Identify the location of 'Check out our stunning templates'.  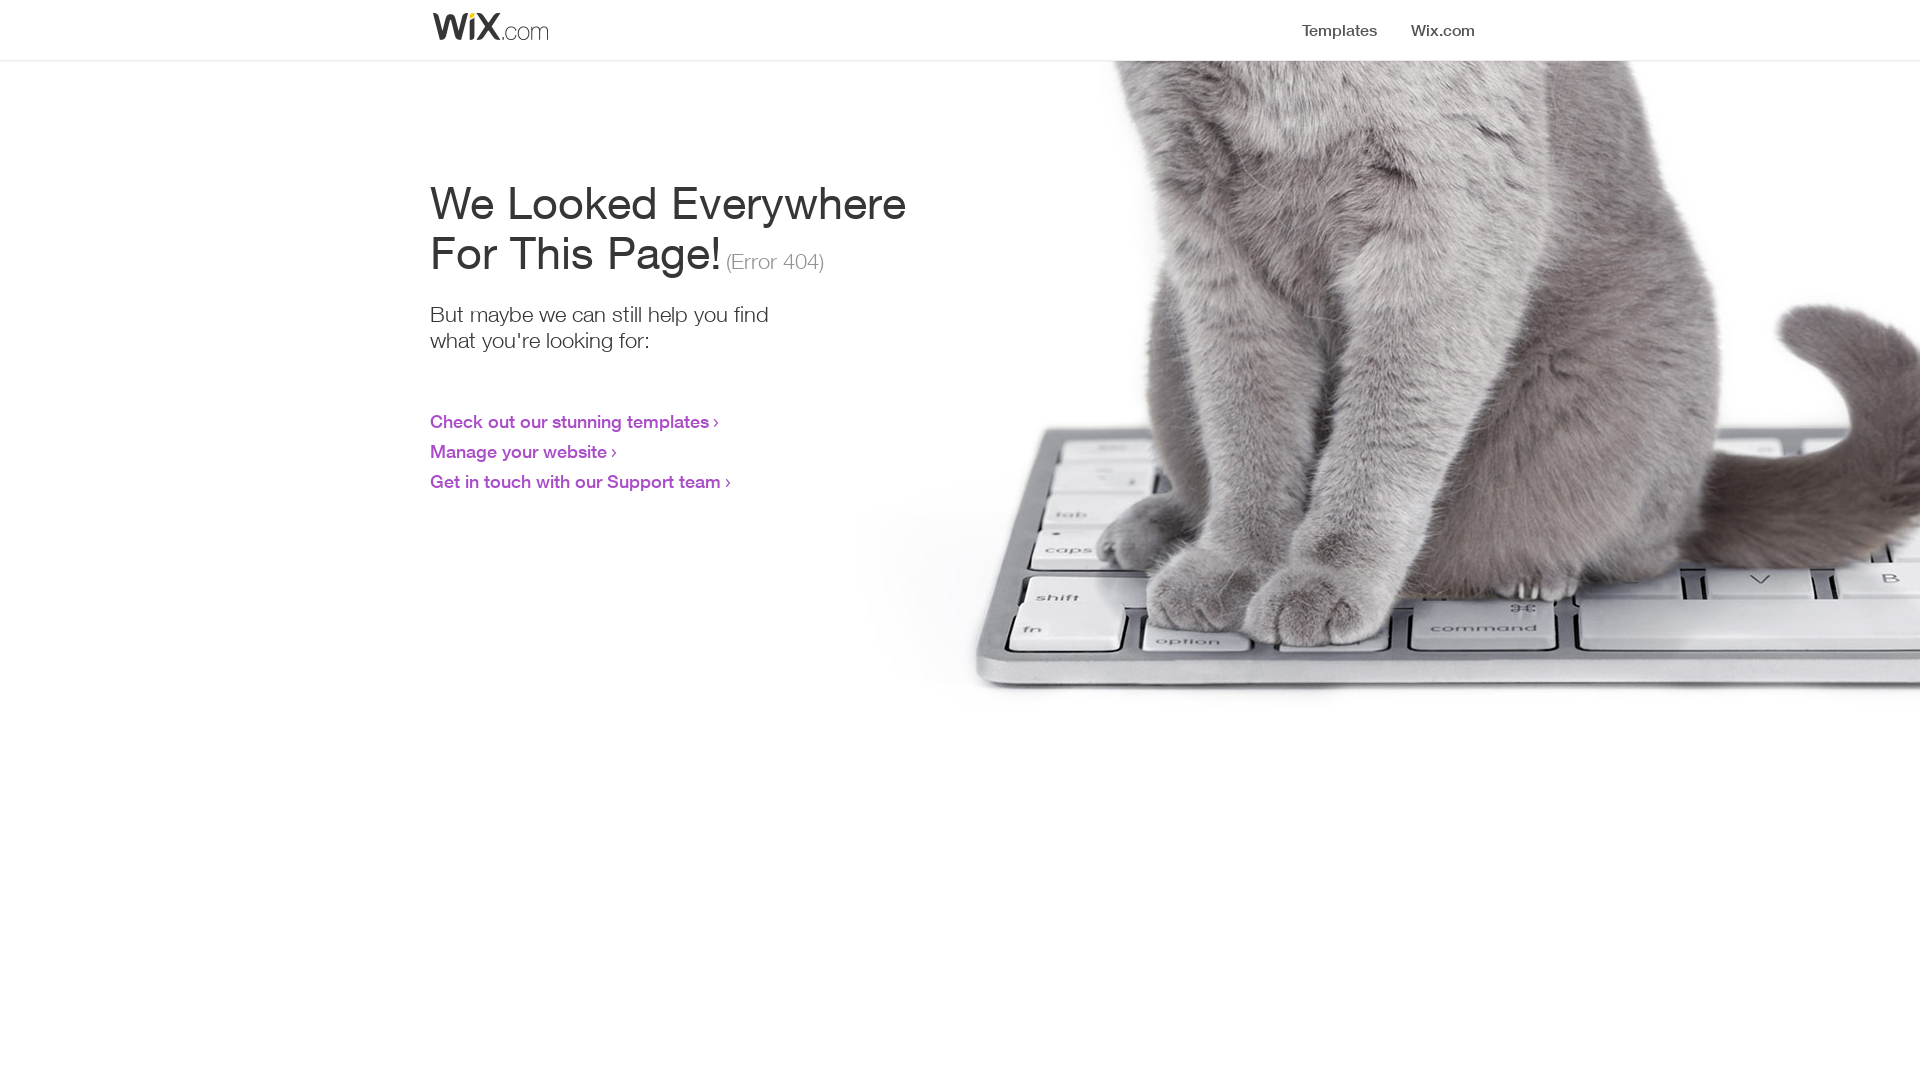
(568, 419).